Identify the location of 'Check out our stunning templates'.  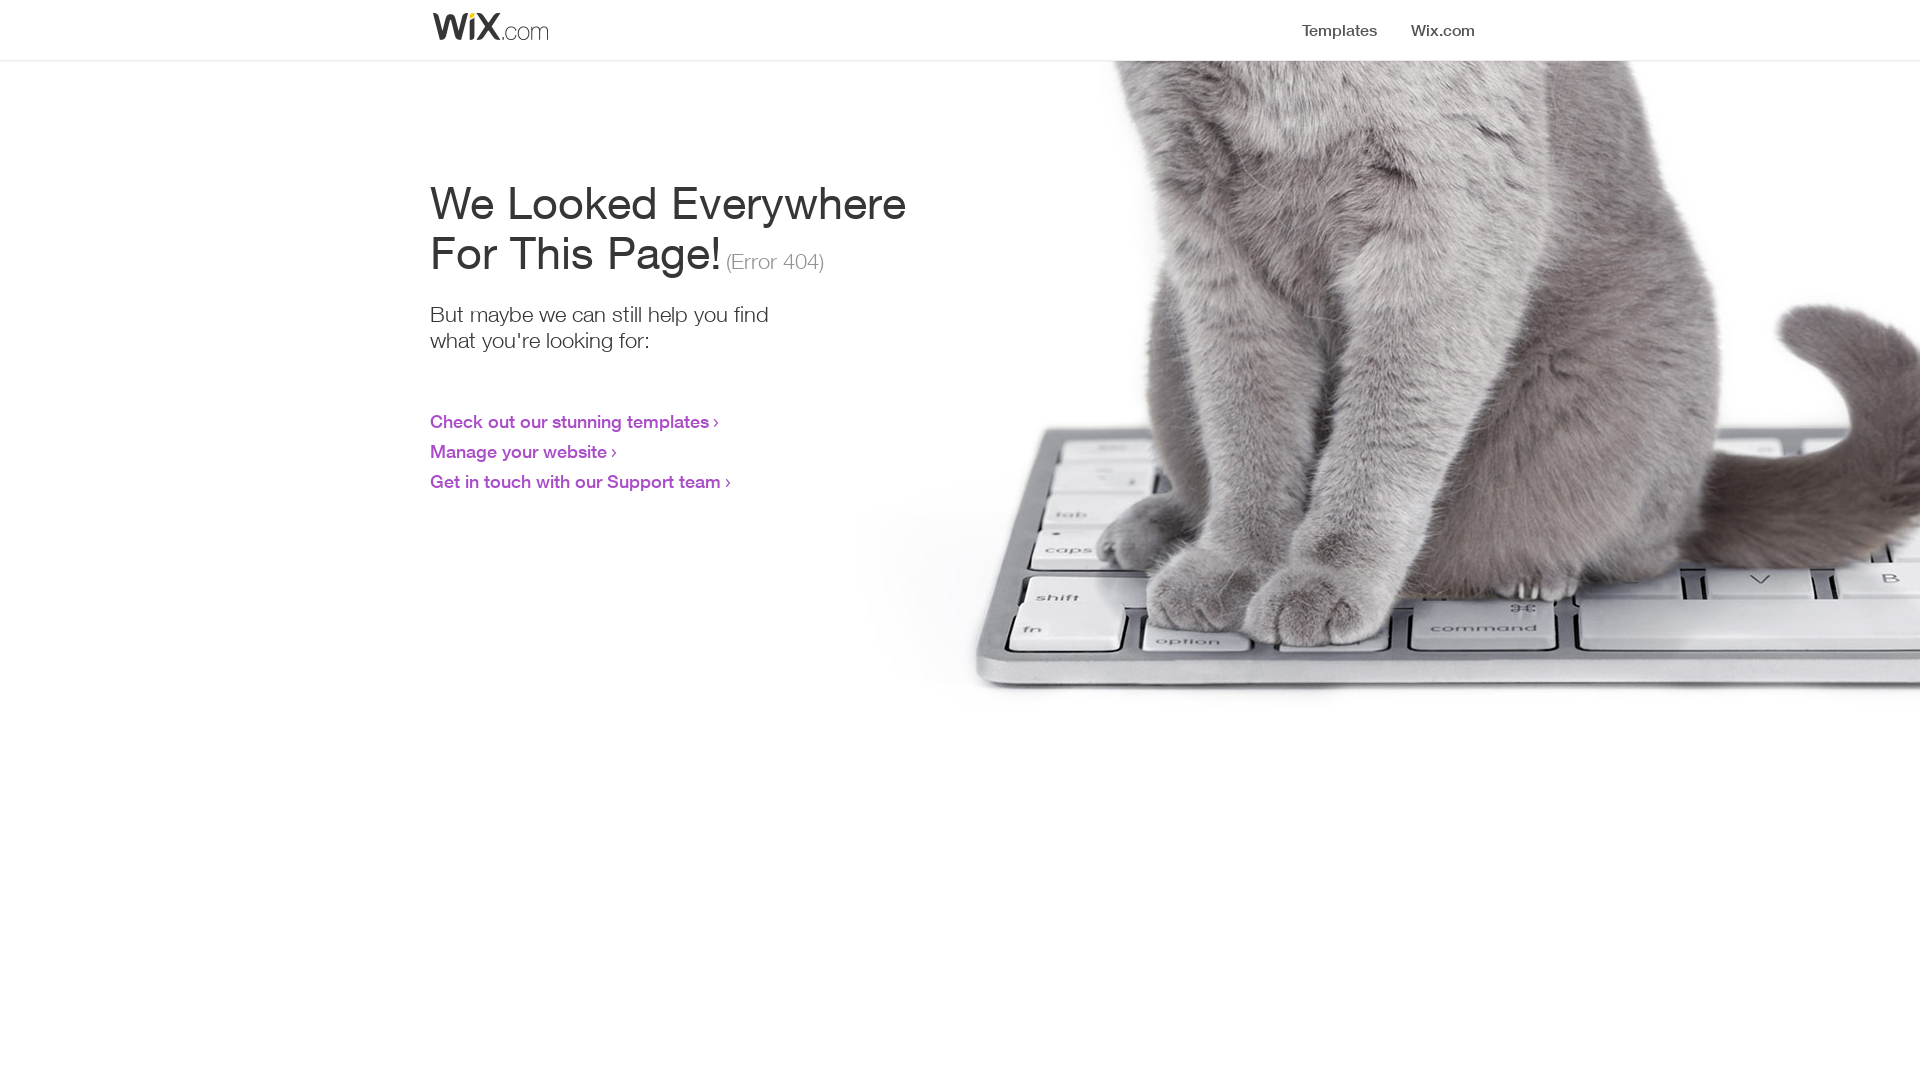
(568, 419).